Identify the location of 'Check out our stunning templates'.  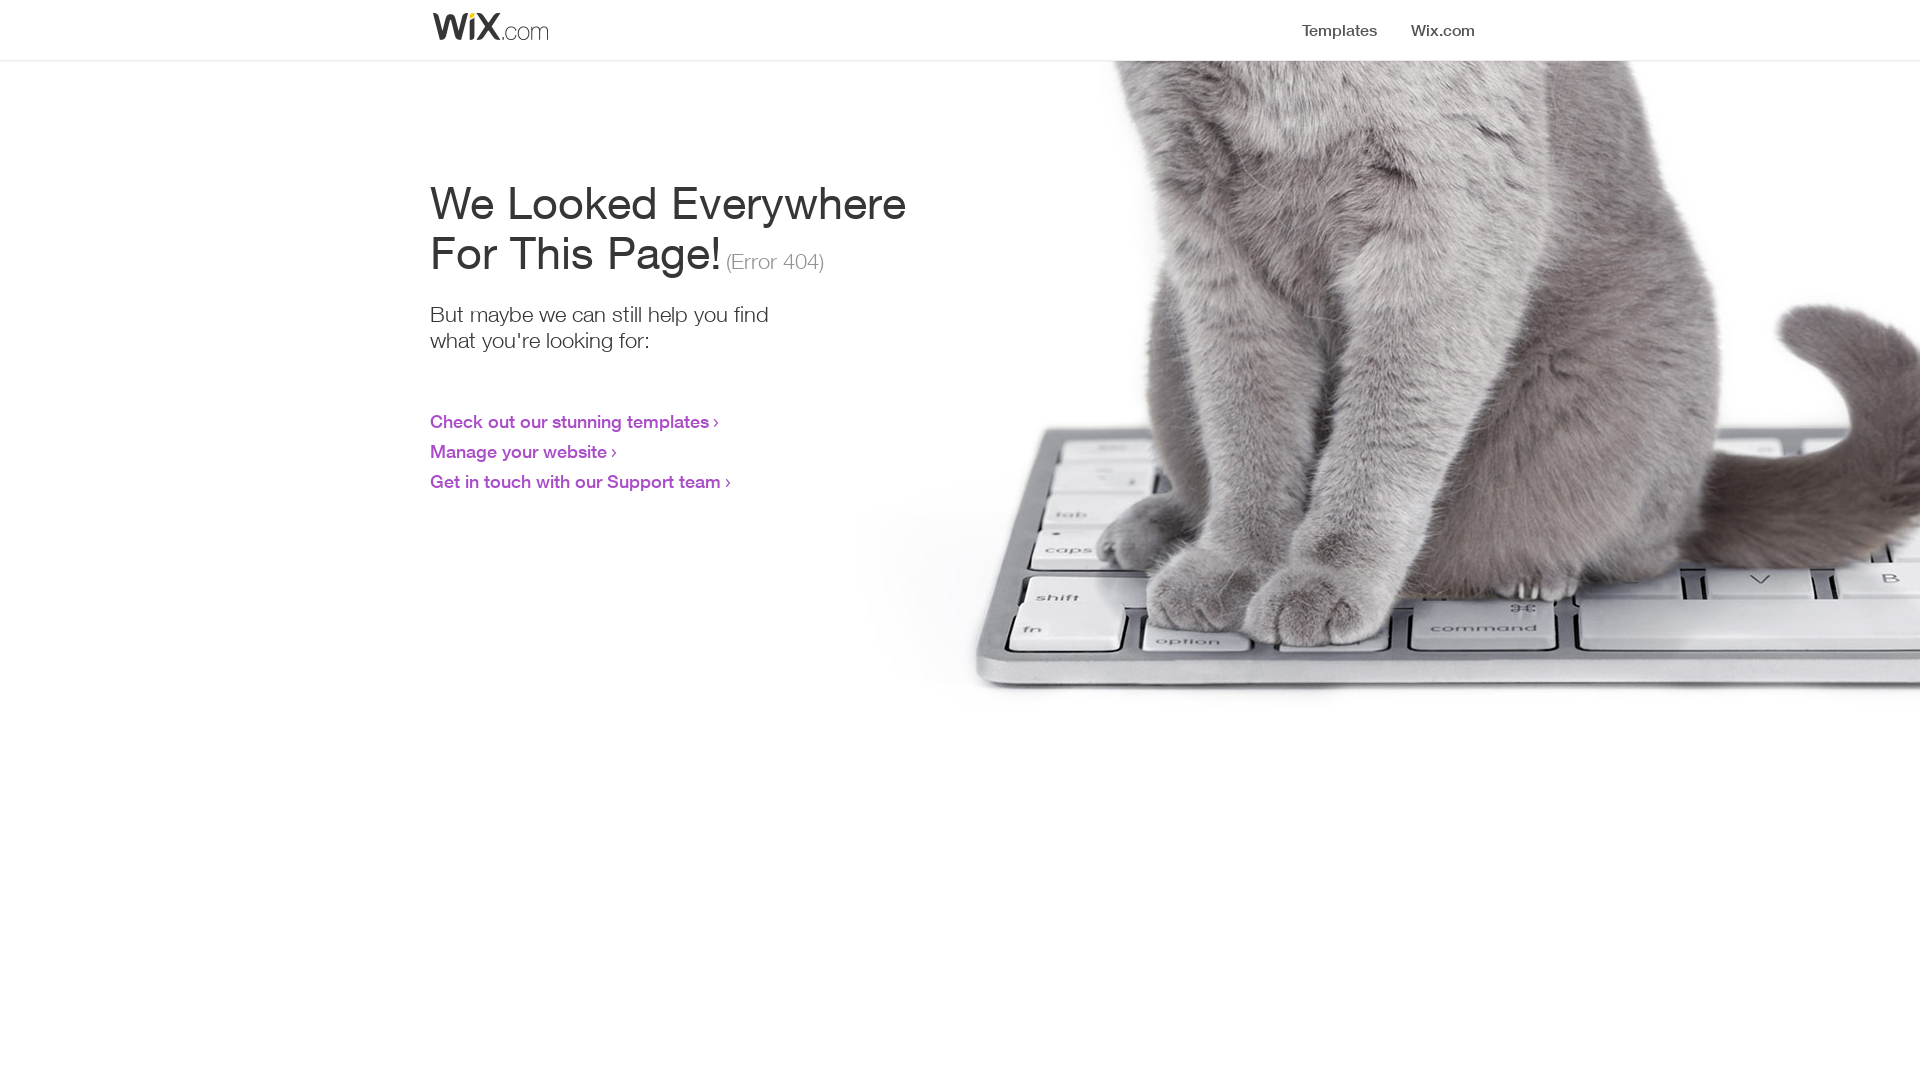
(568, 419).